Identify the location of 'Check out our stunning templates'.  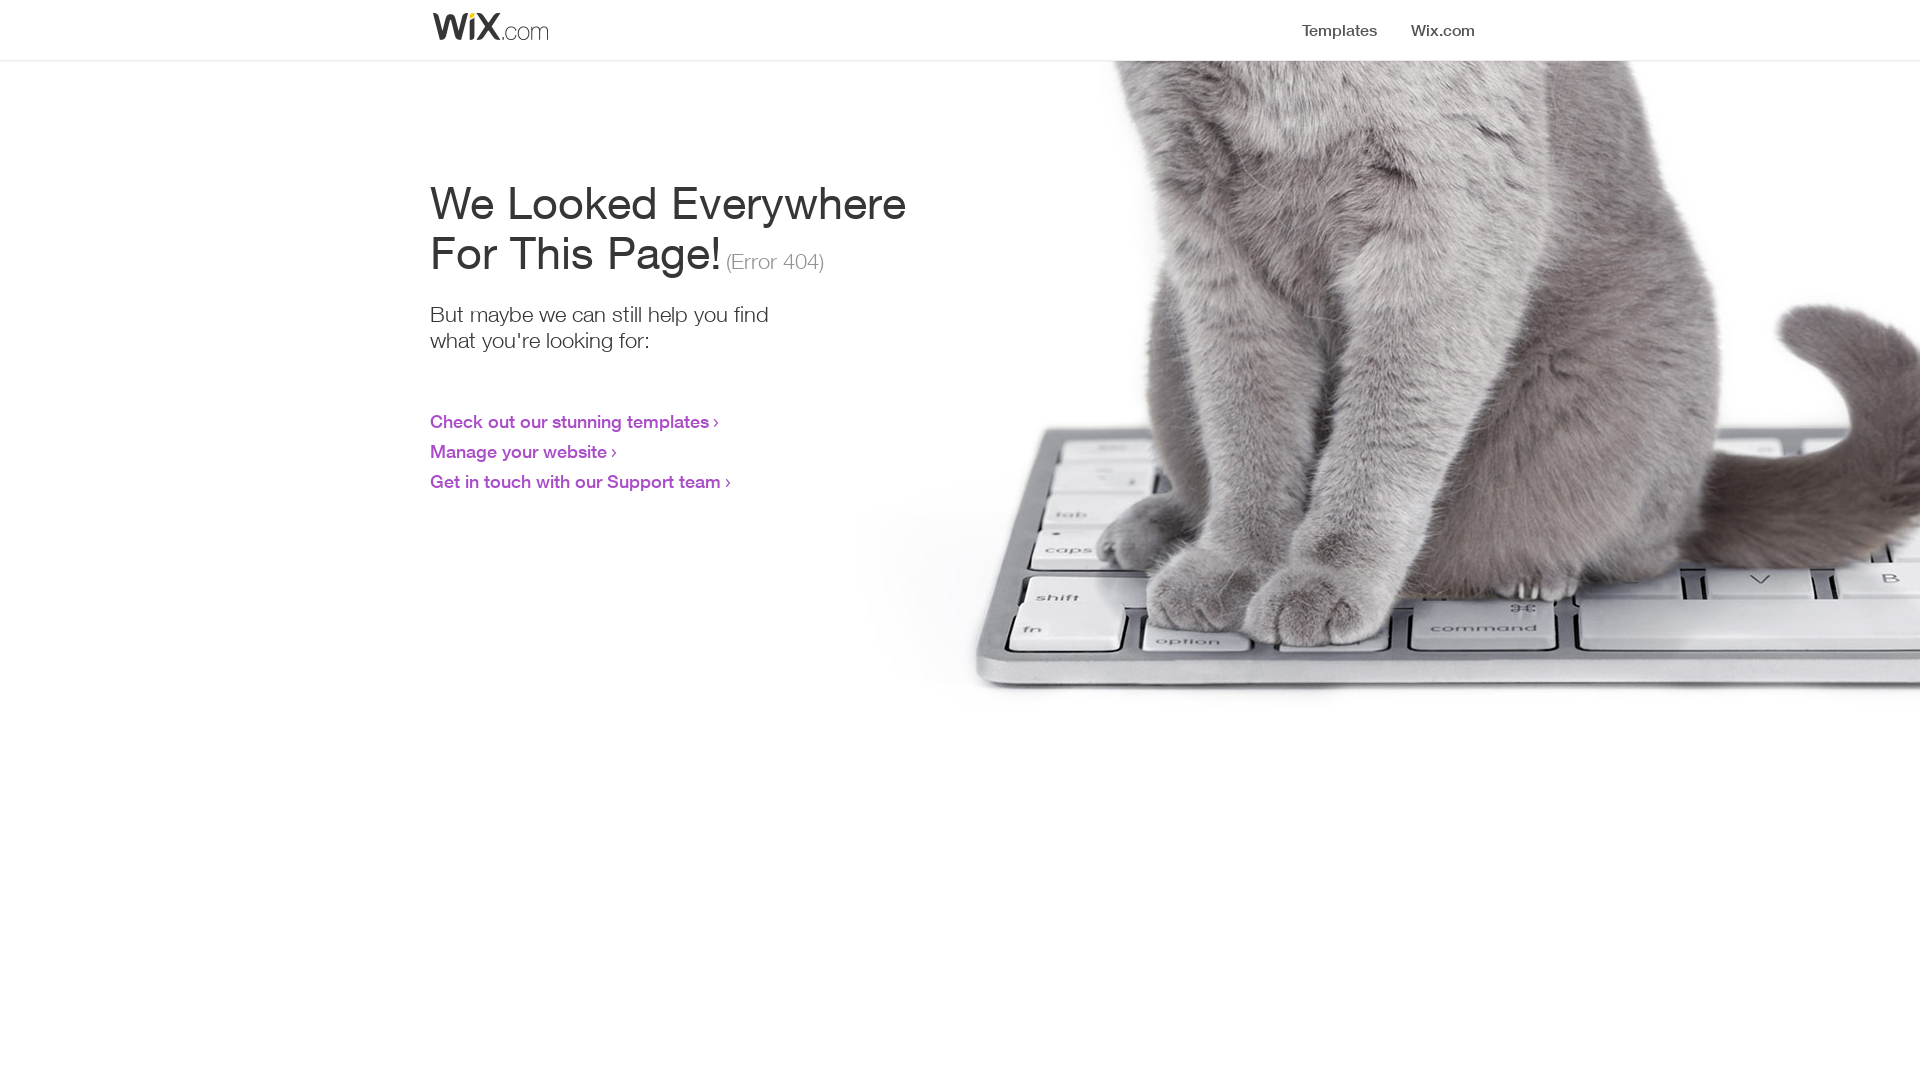
(568, 419).